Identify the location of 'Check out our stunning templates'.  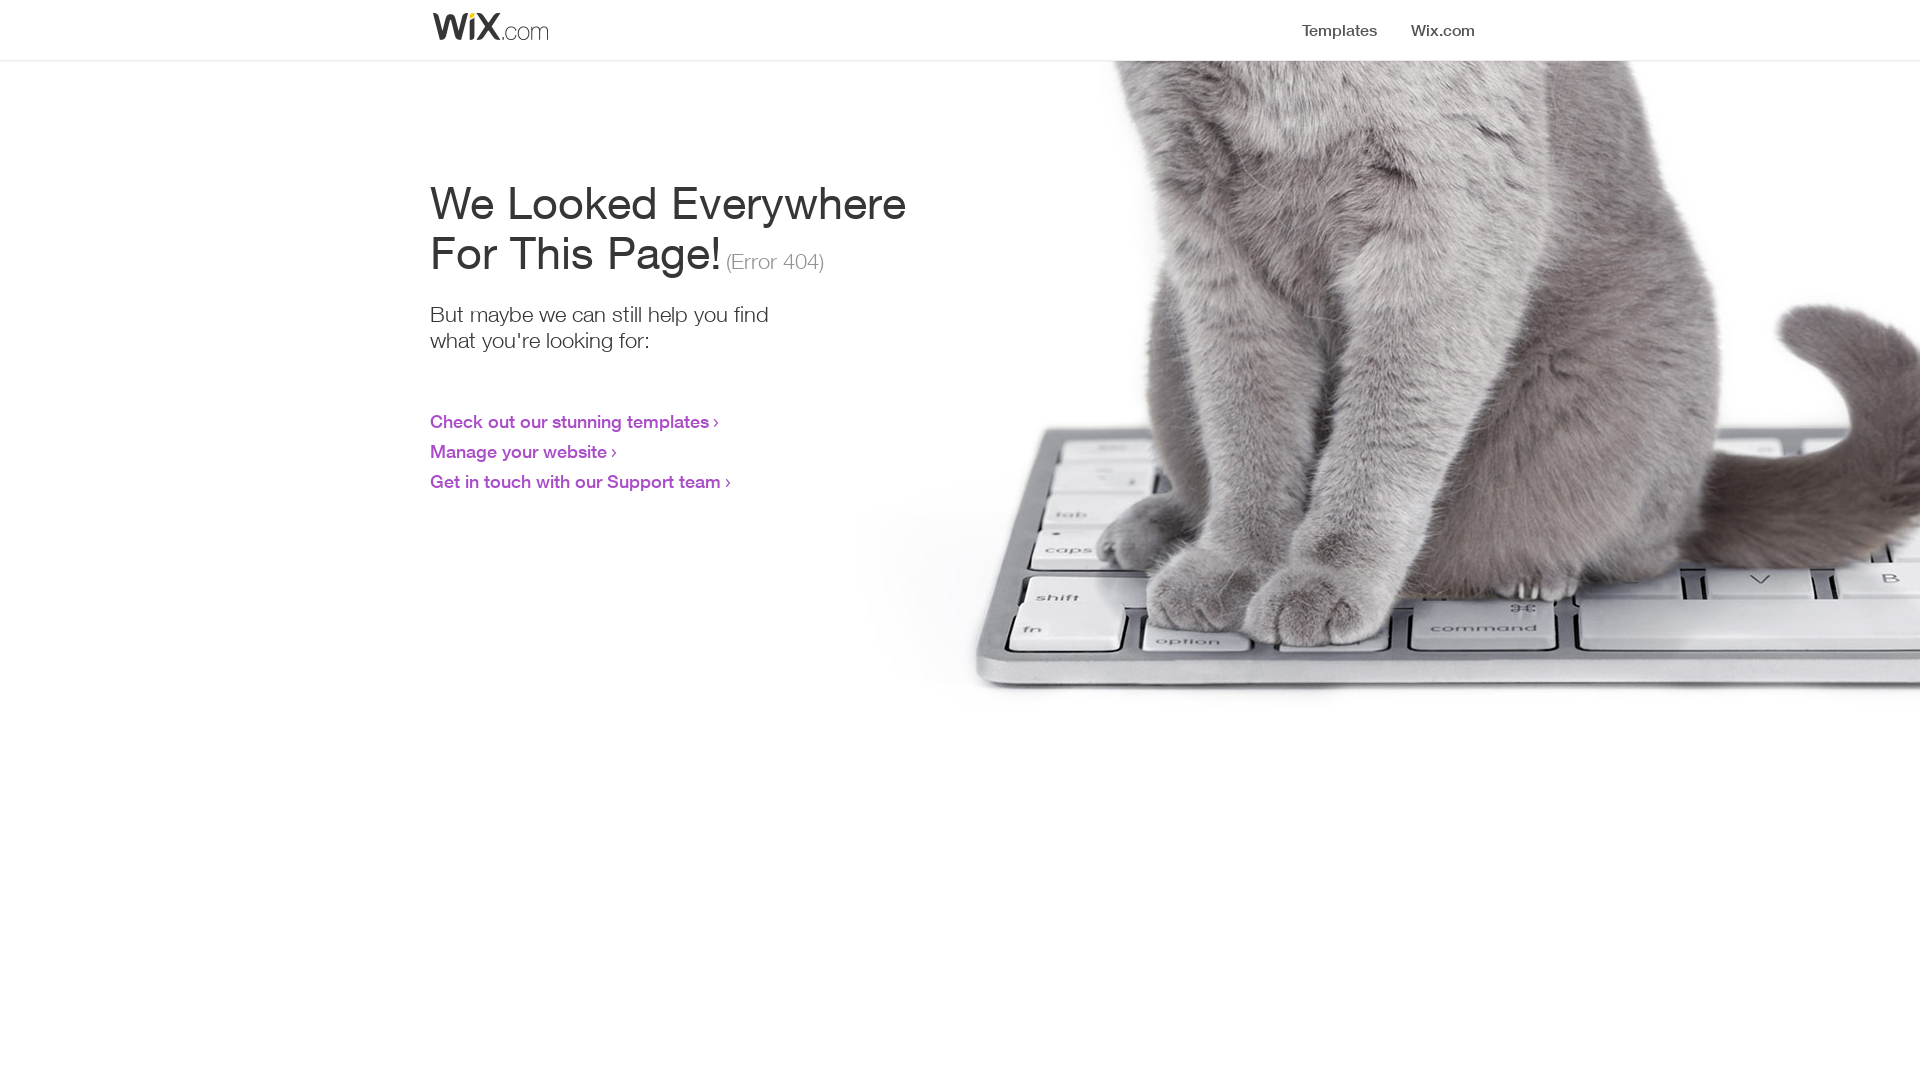
(568, 419).